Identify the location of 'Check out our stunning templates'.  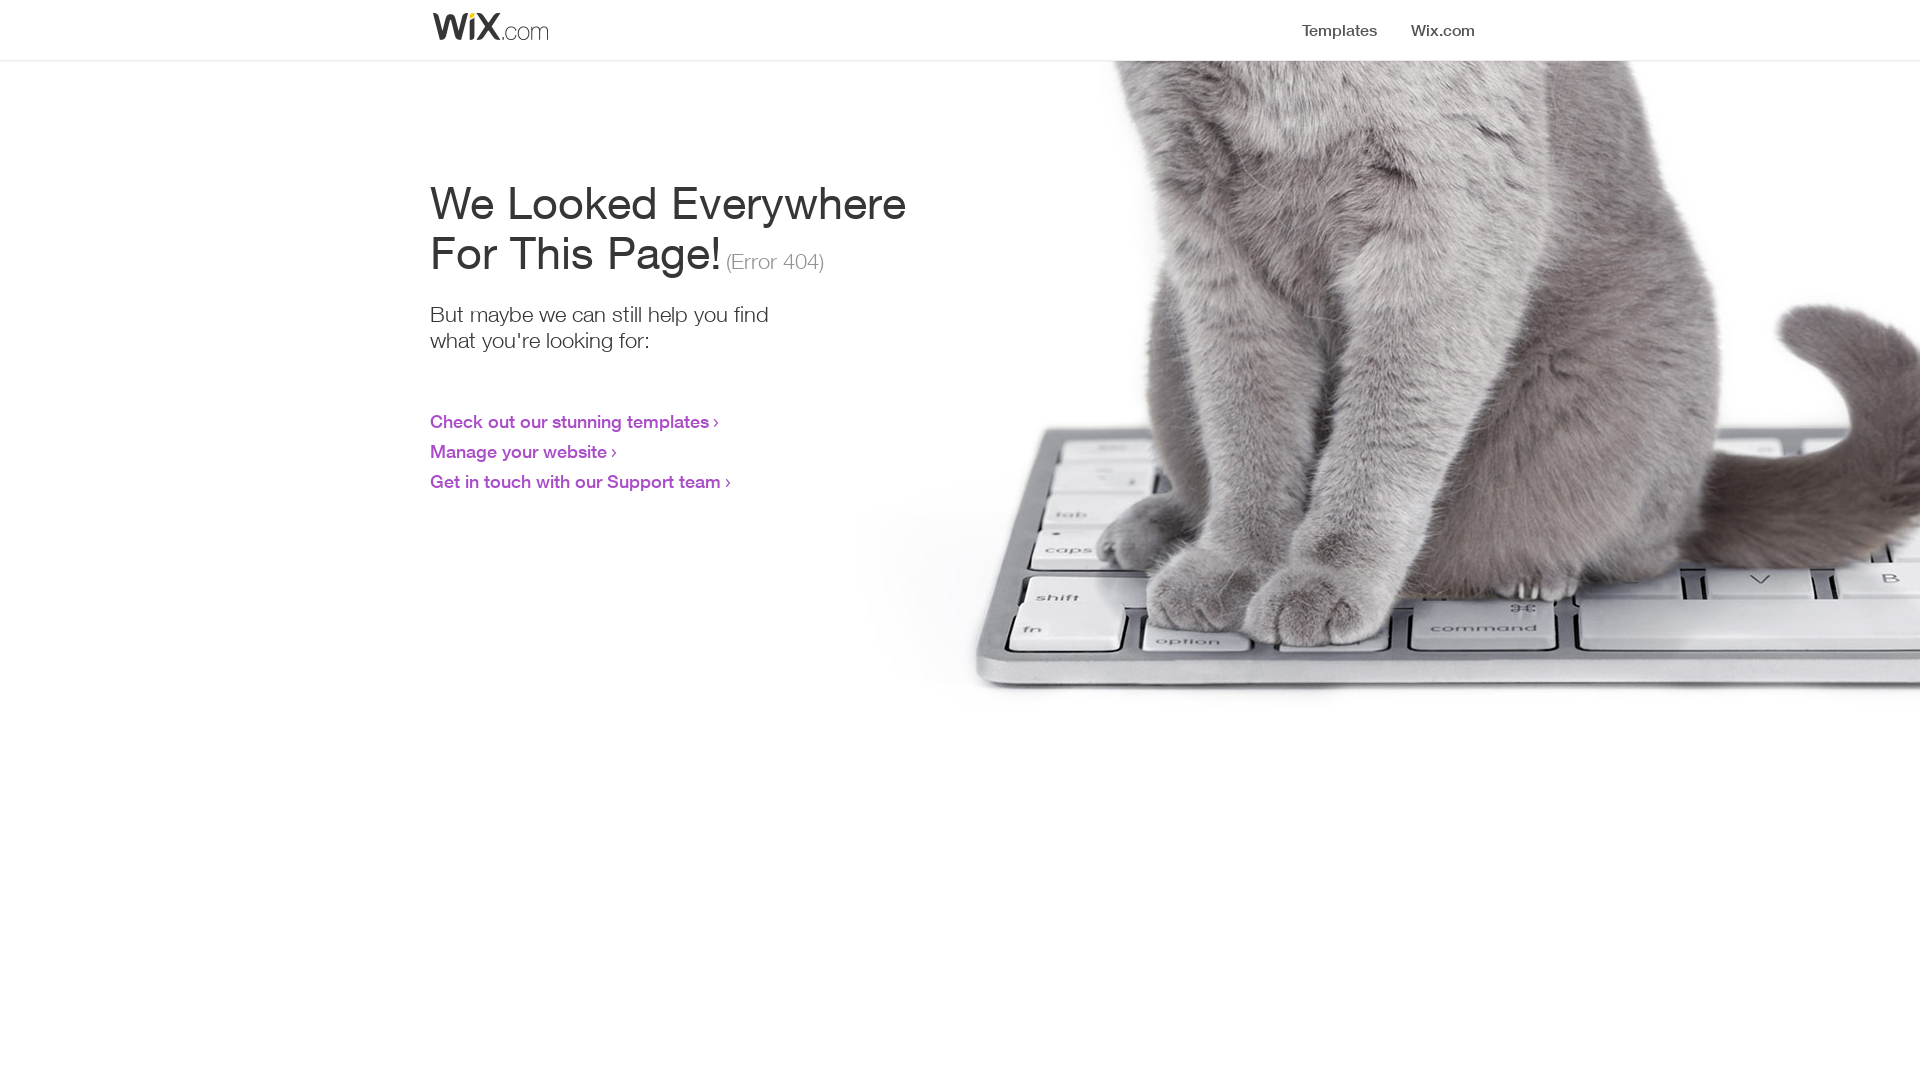
(568, 419).